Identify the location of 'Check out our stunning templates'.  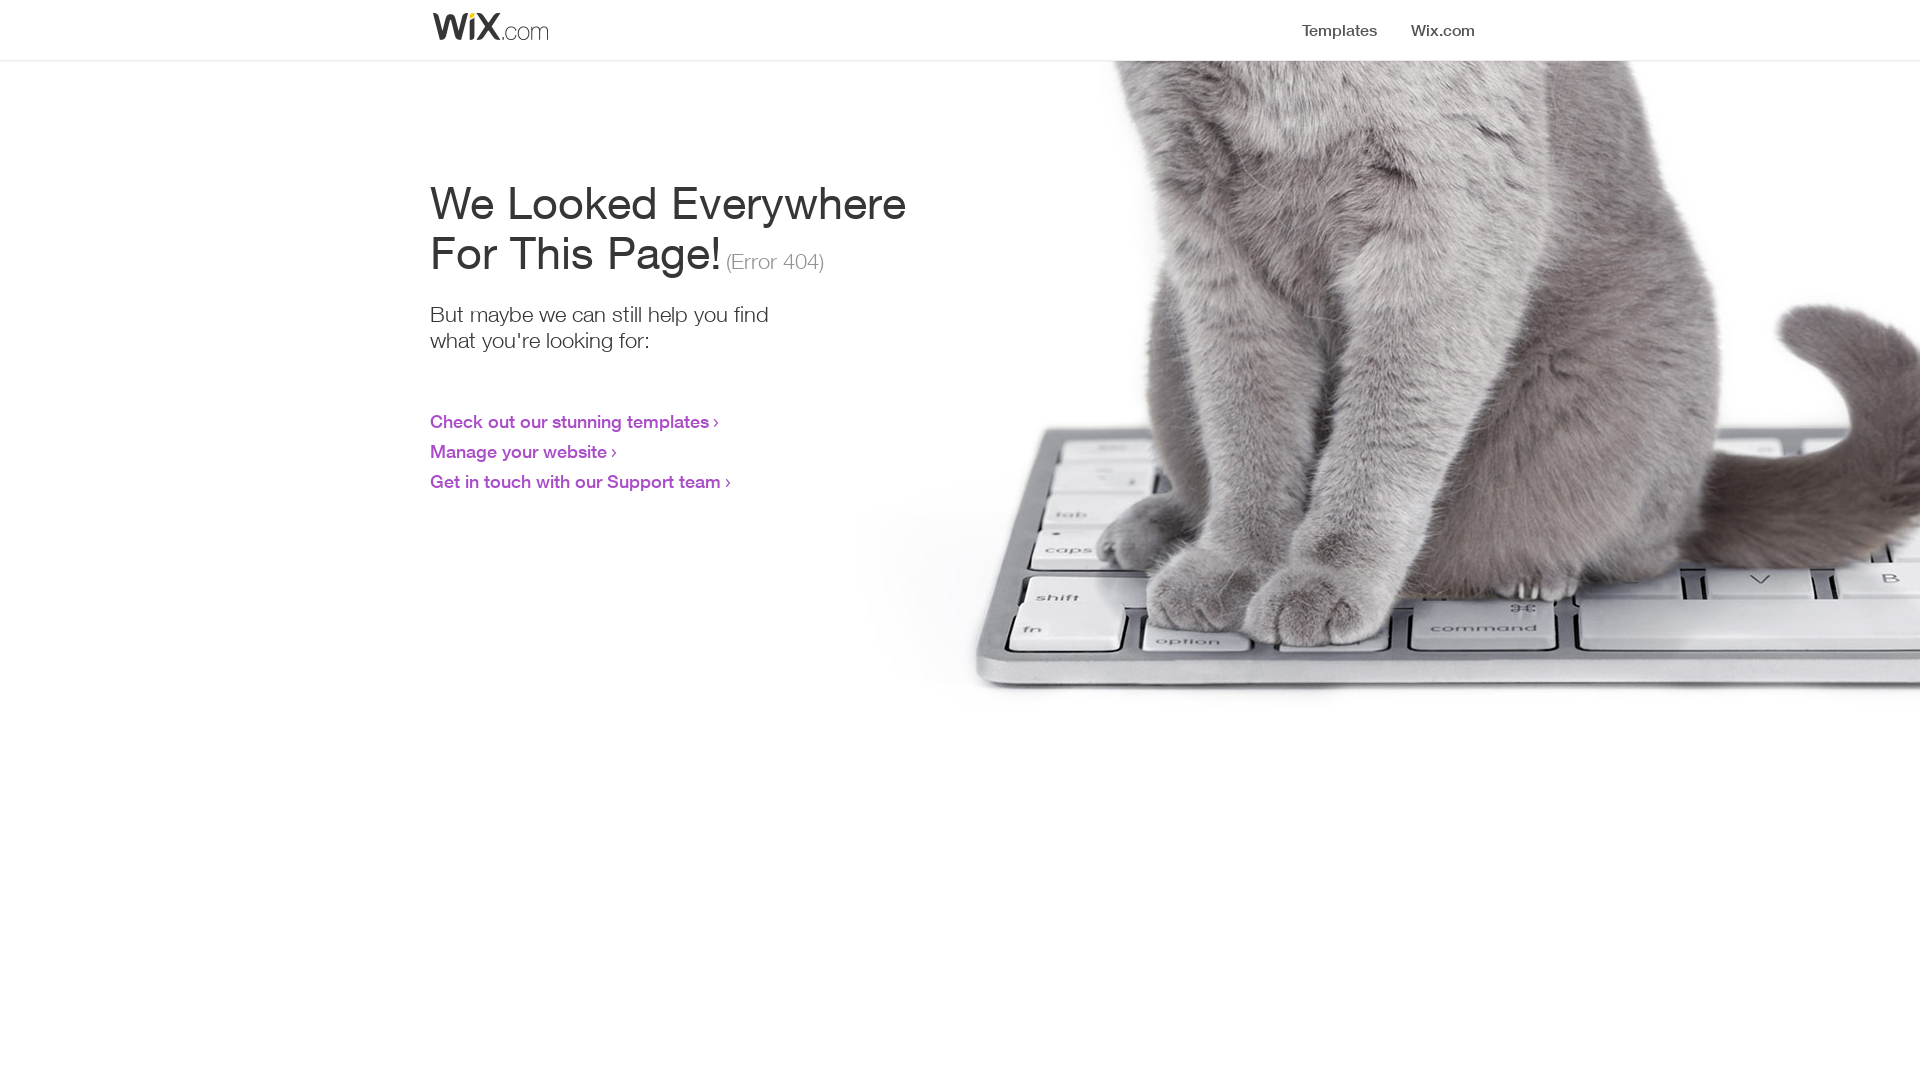
(568, 419).